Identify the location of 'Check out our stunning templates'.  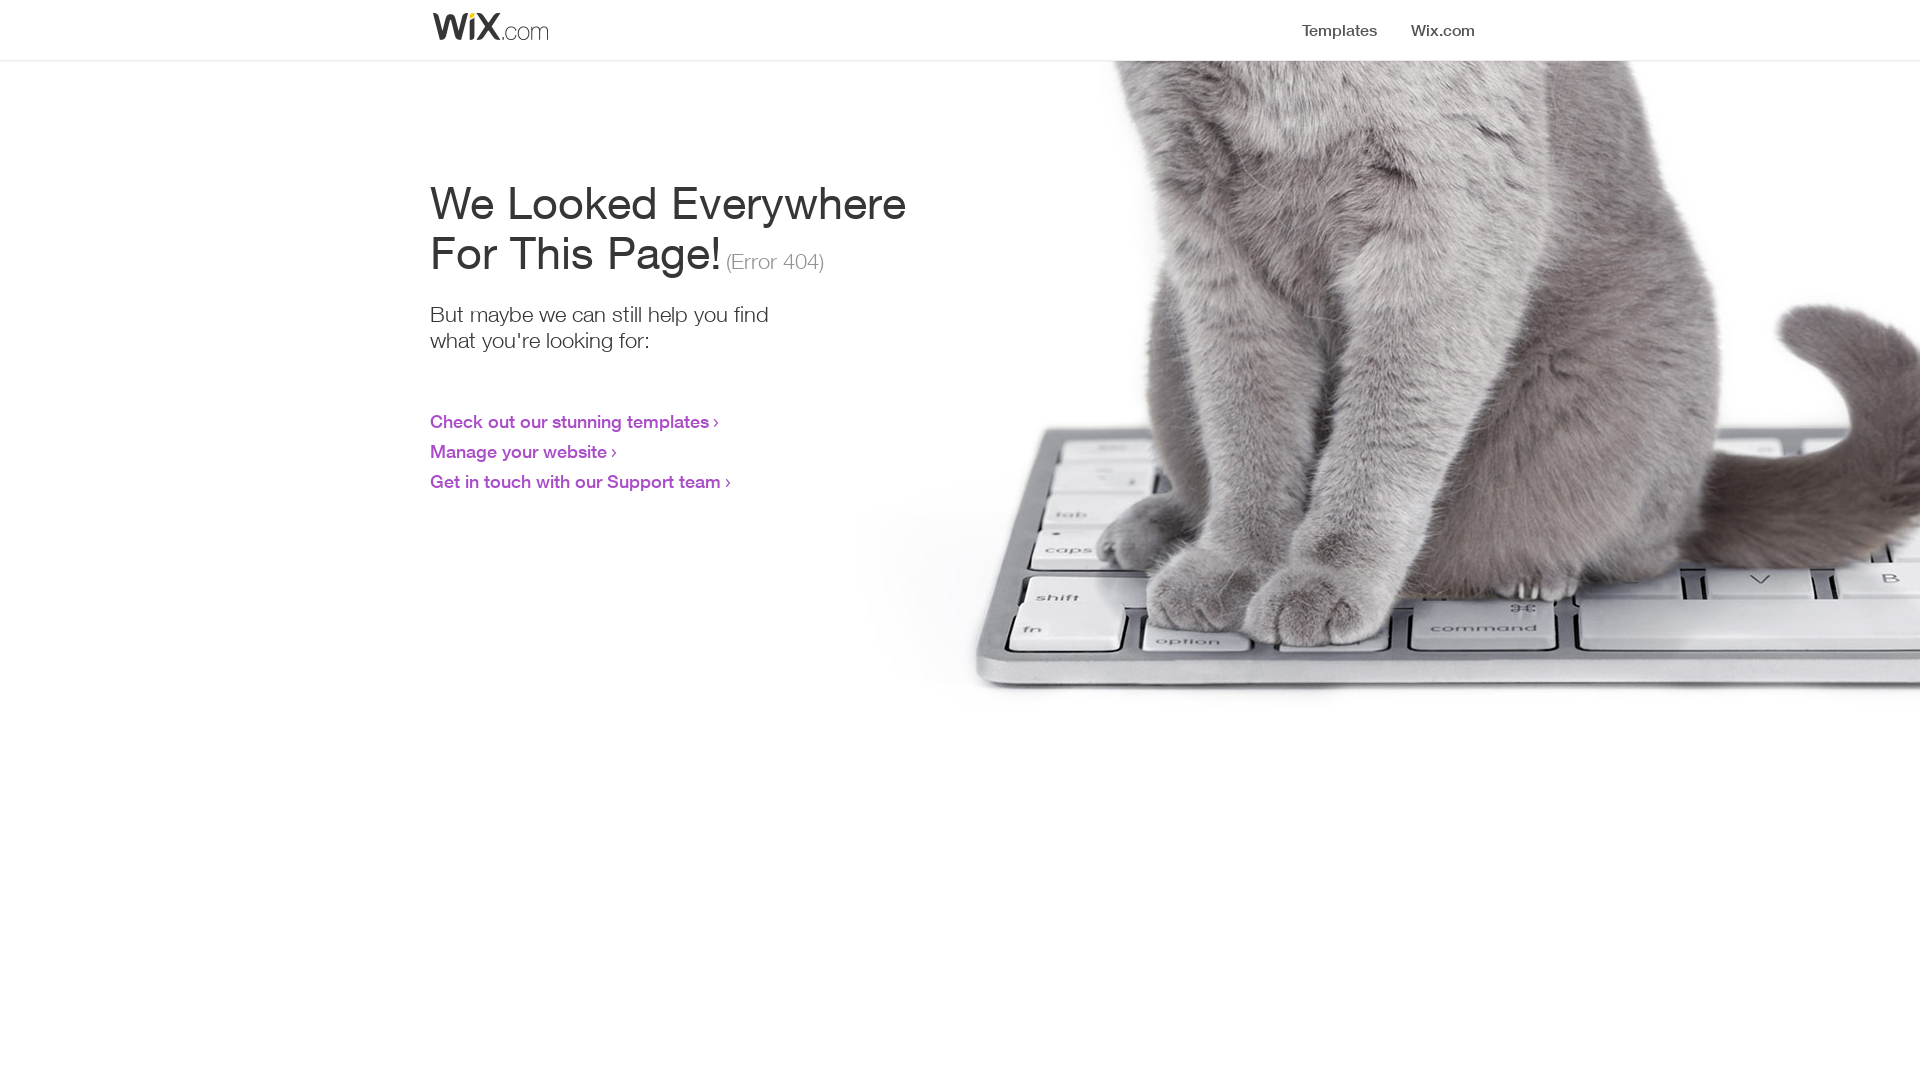
(568, 419).